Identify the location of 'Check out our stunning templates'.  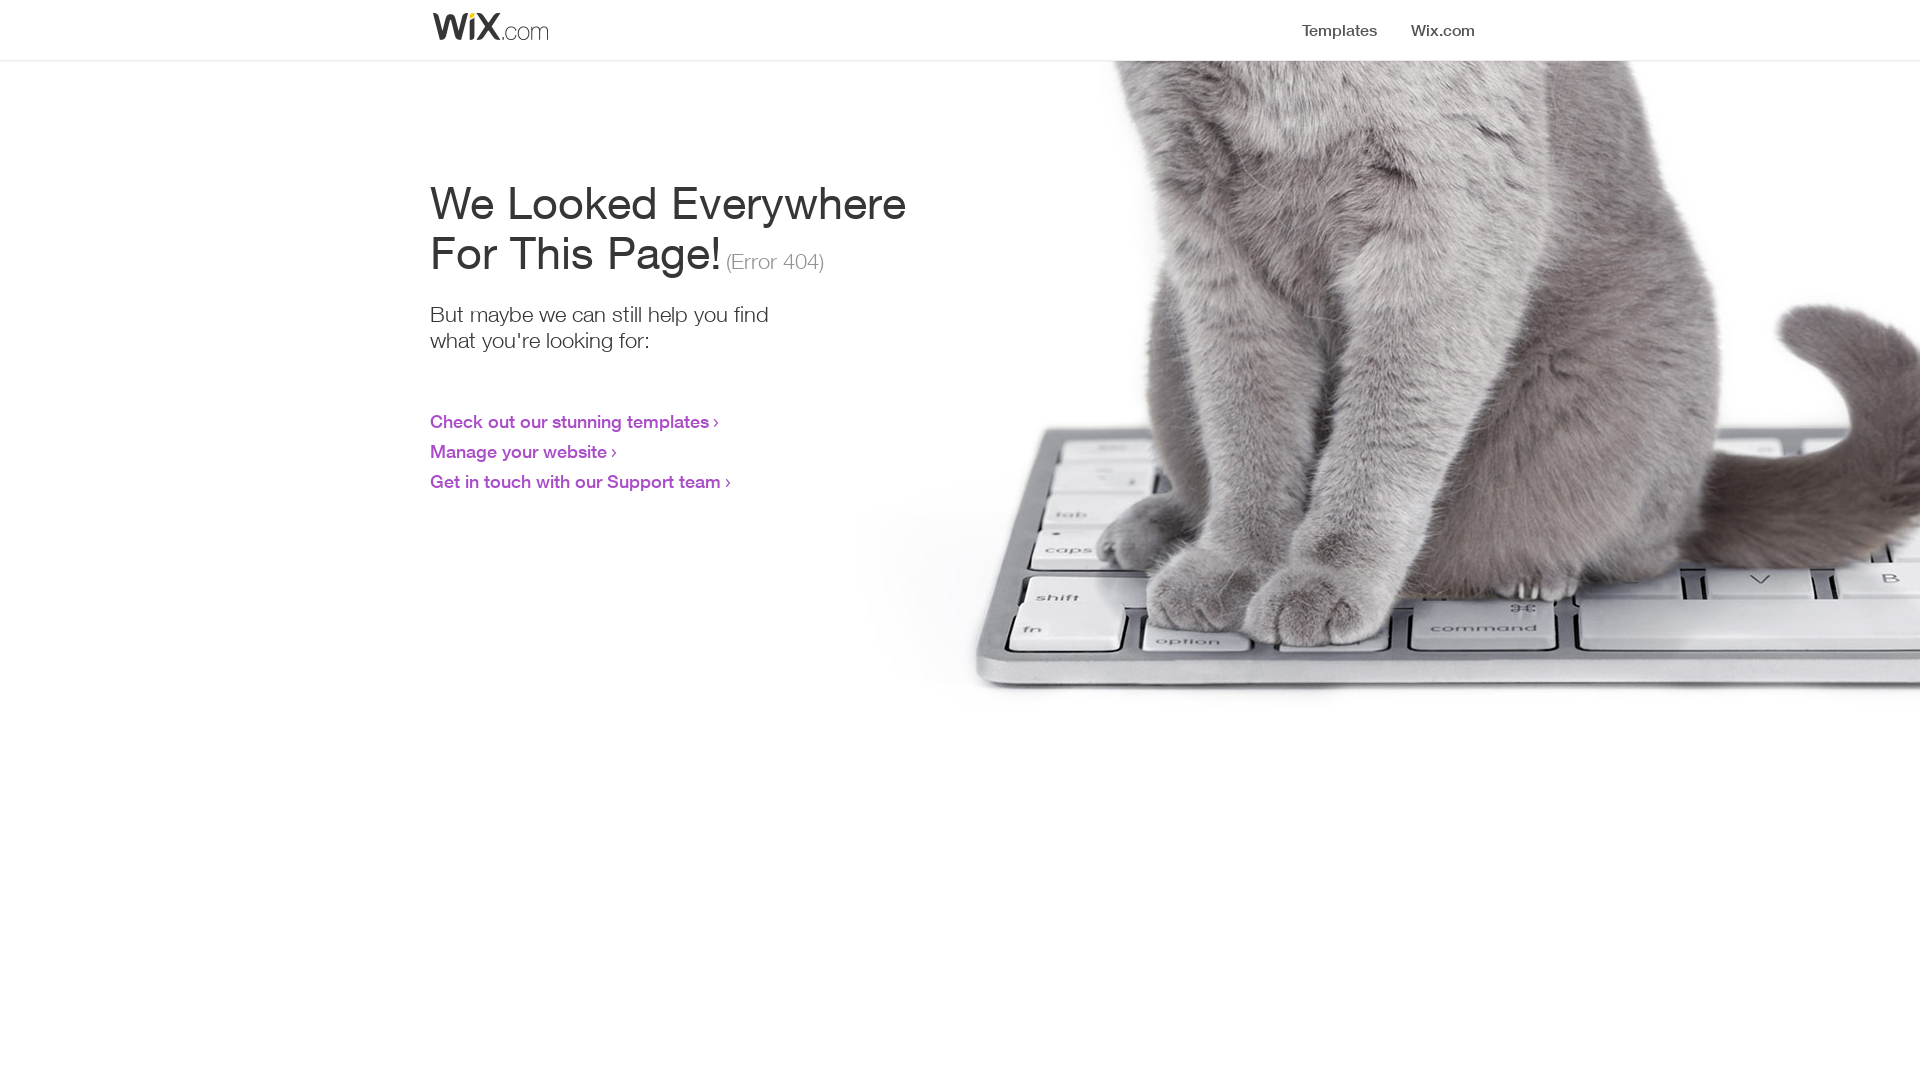
(568, 419).